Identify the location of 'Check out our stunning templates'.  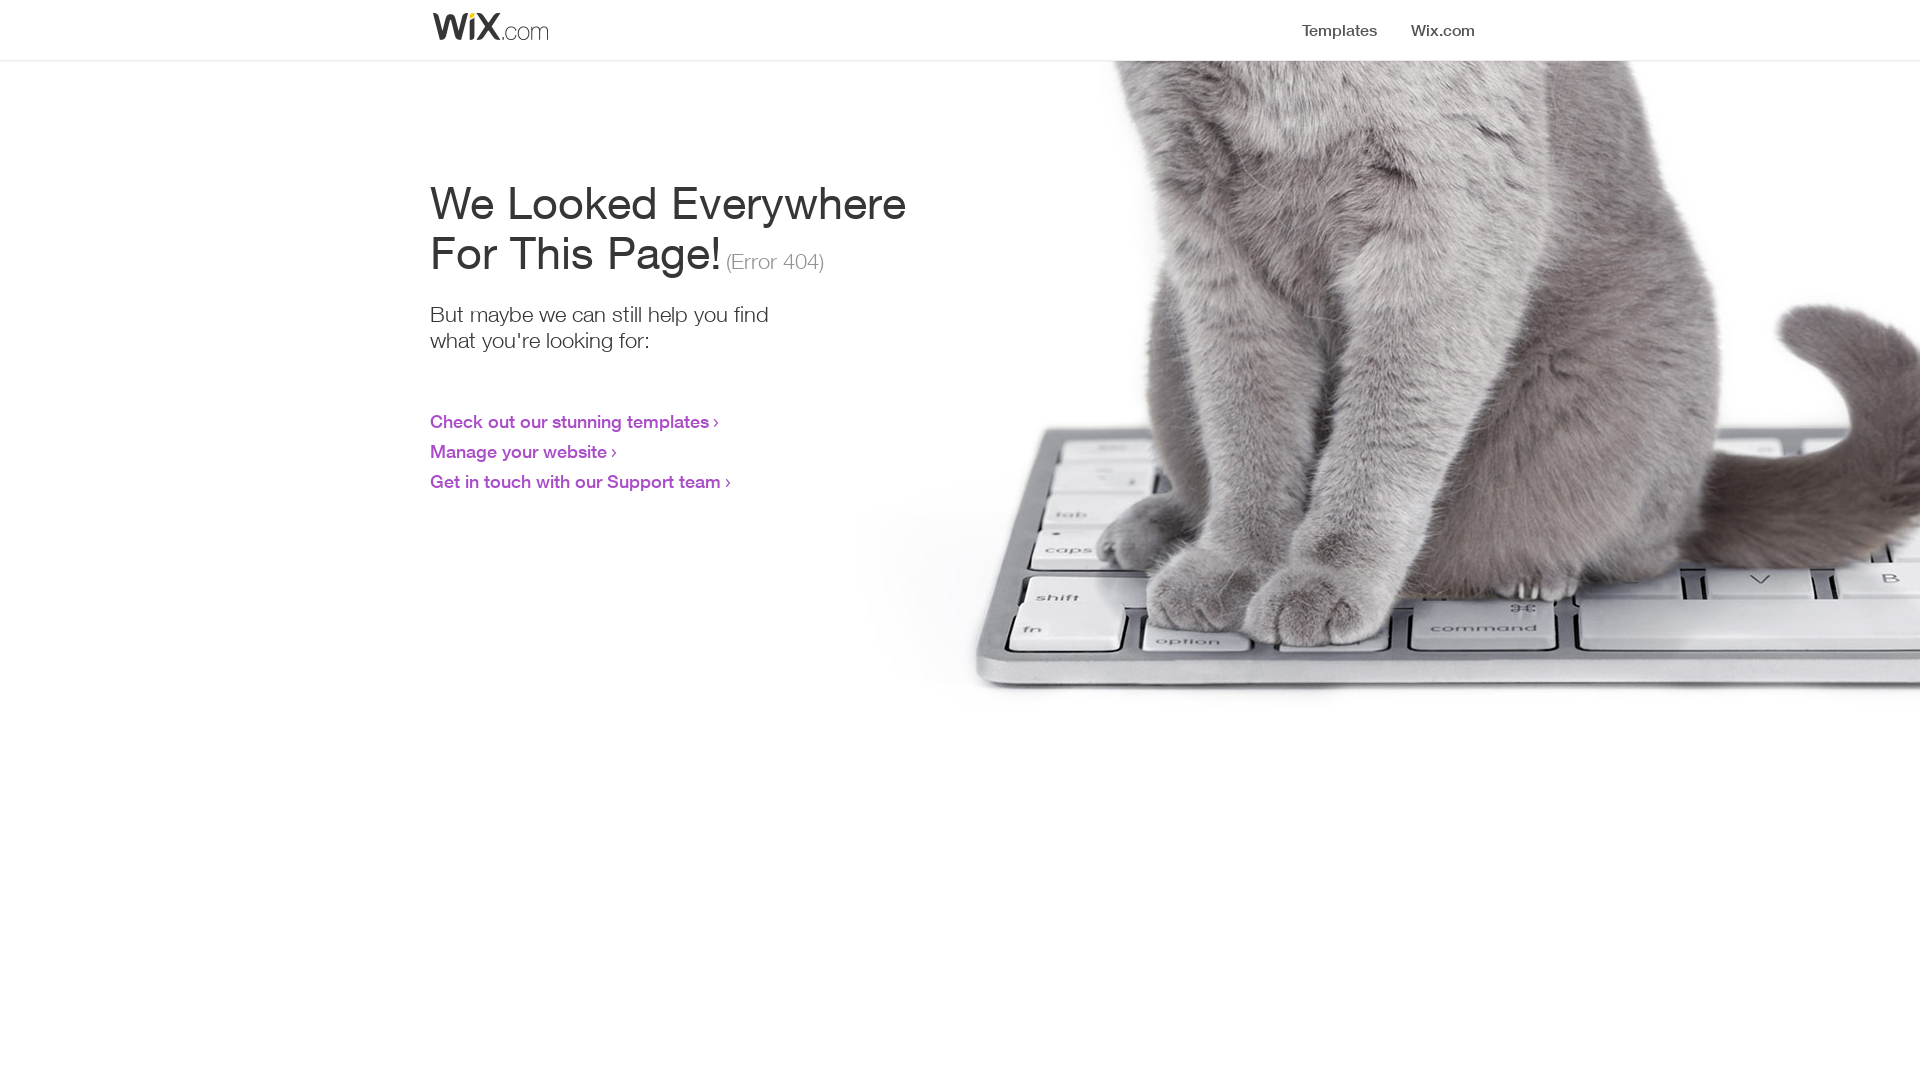
(568, 419).